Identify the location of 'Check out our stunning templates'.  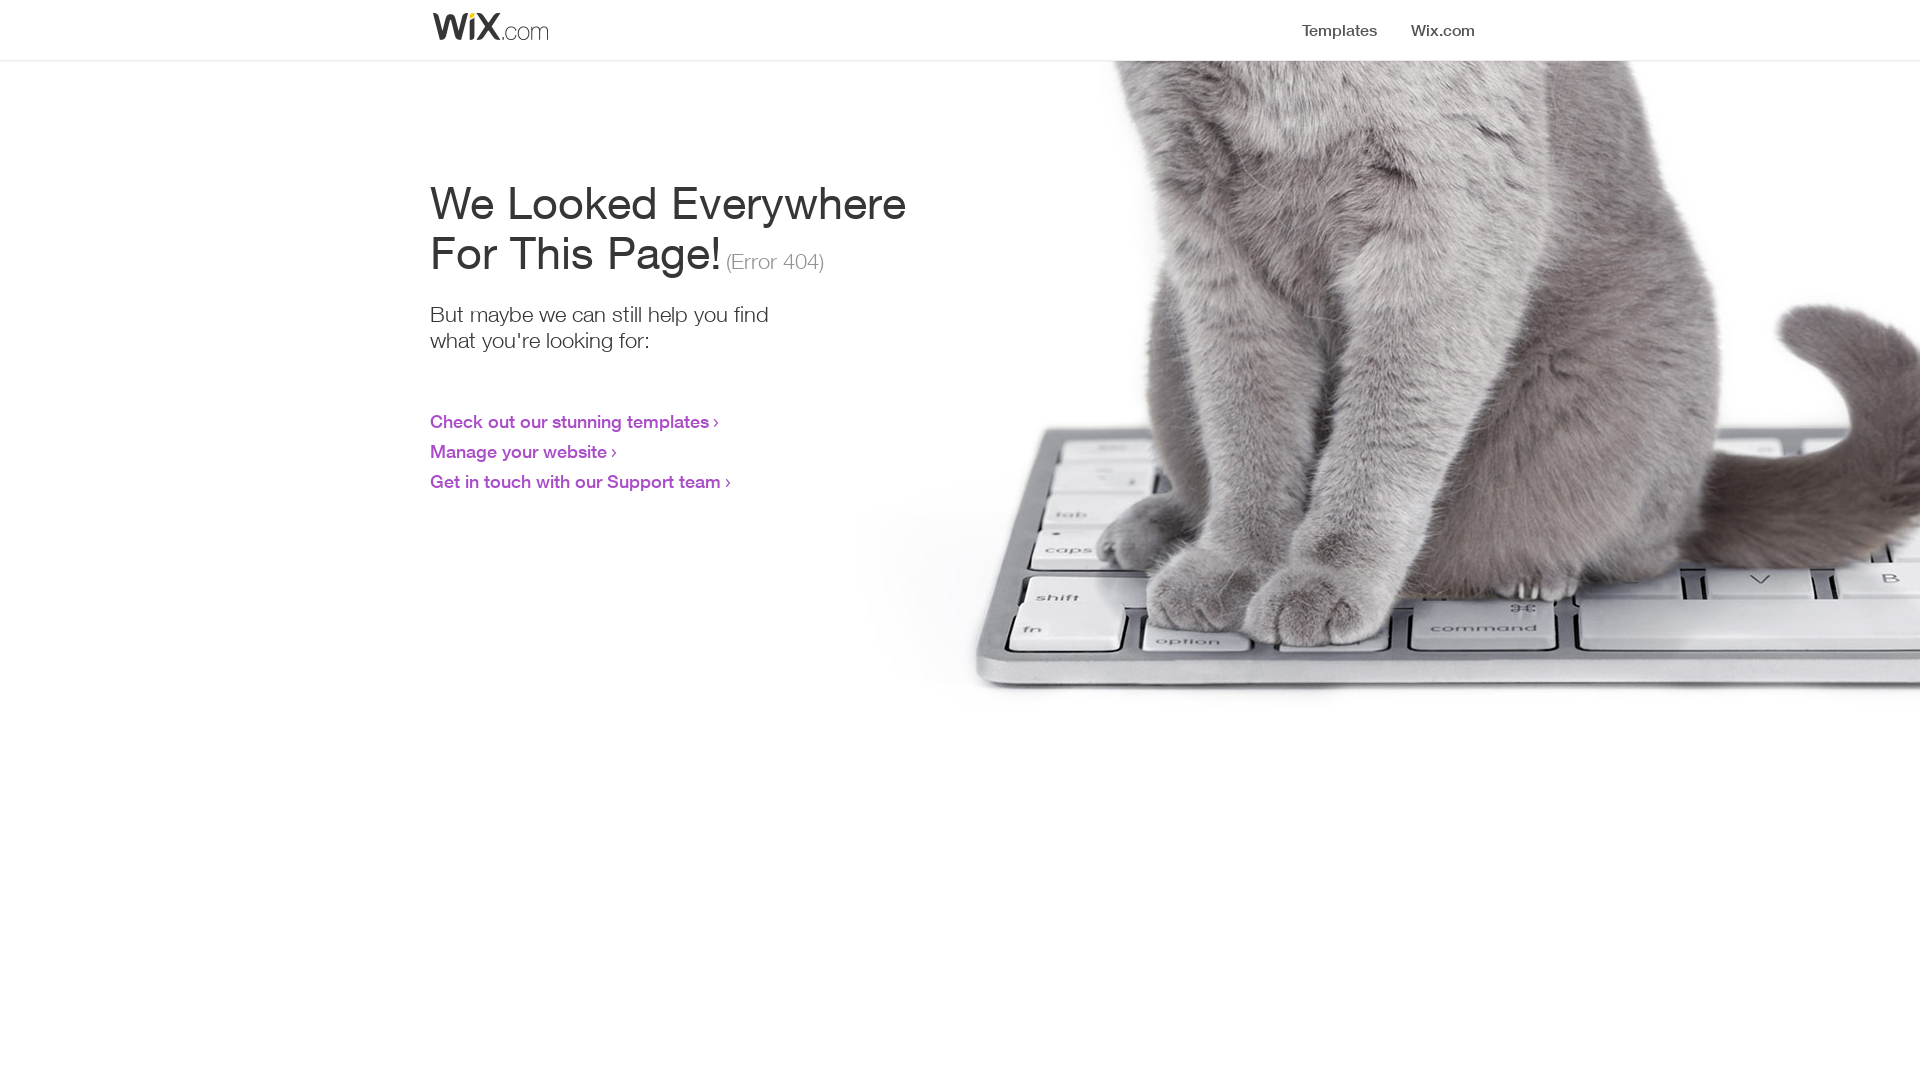
(568, 419).